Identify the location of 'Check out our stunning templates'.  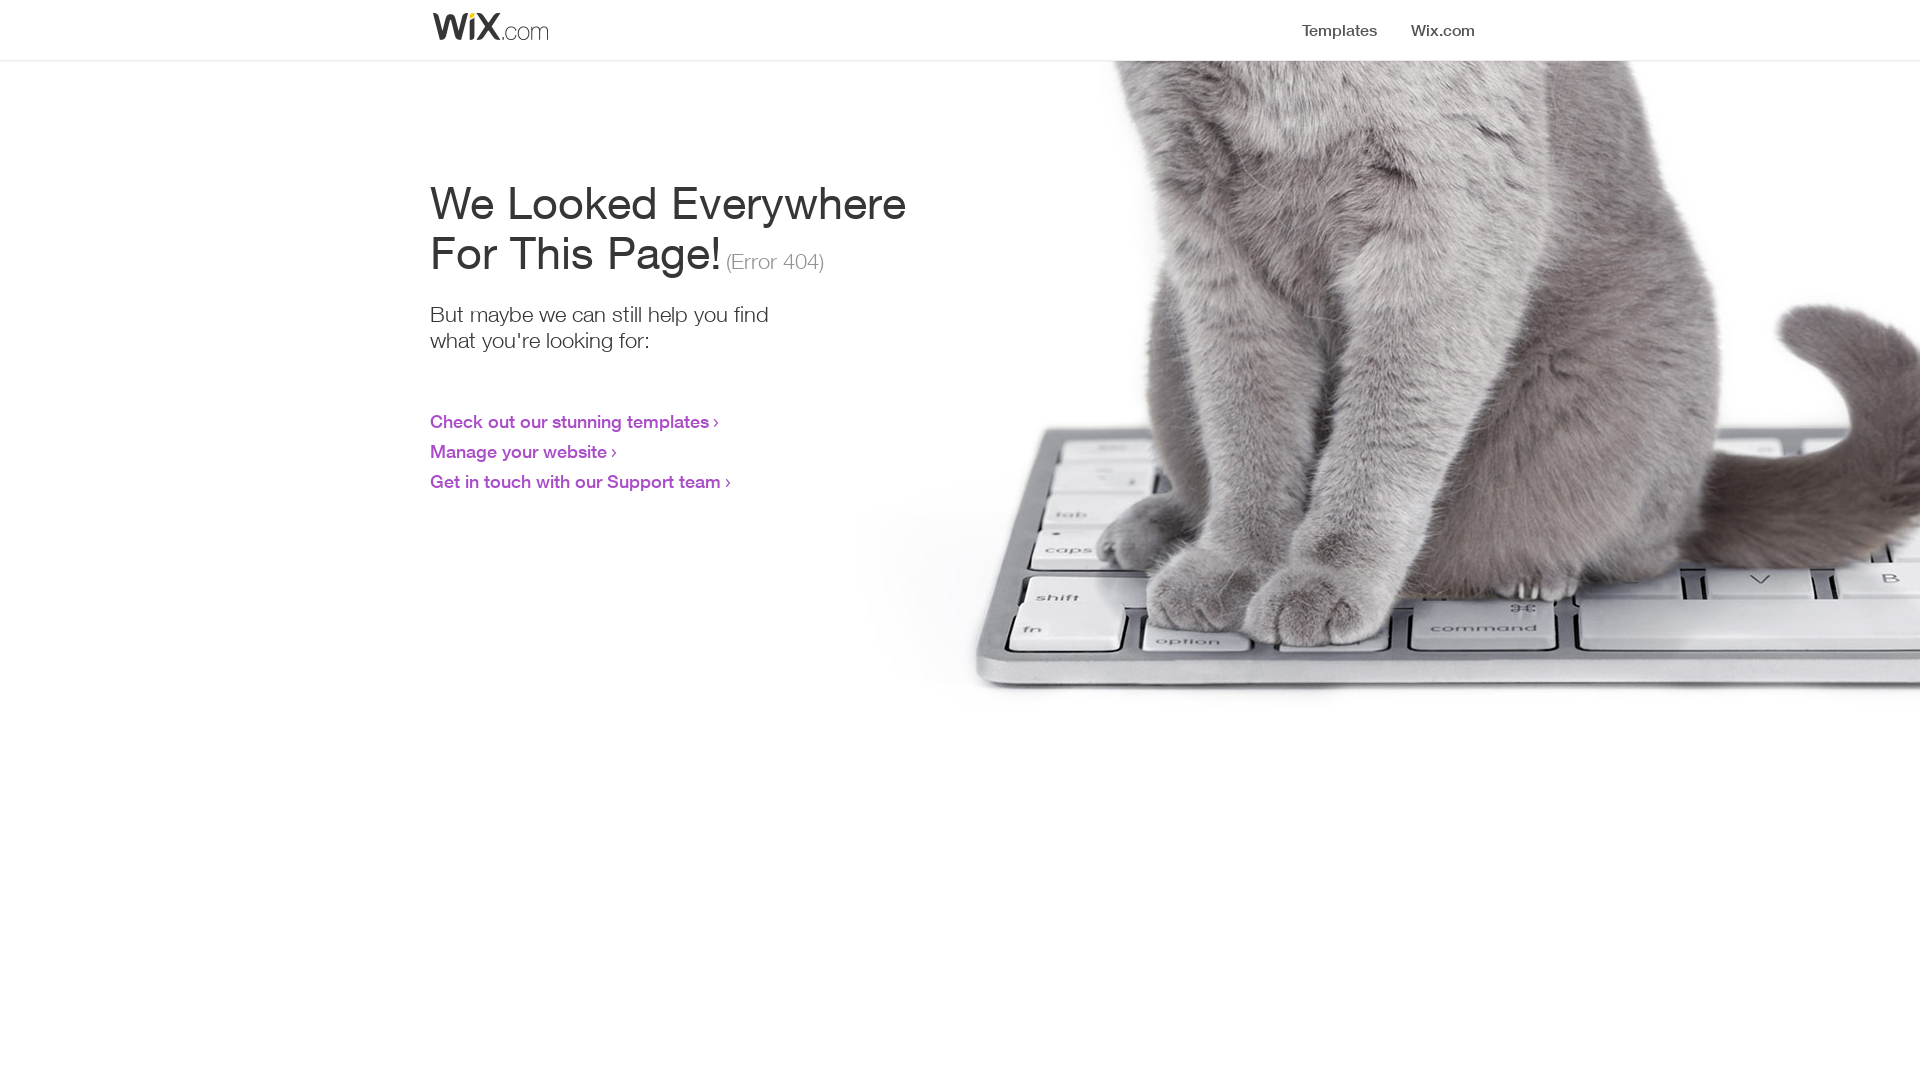
(568, 419).